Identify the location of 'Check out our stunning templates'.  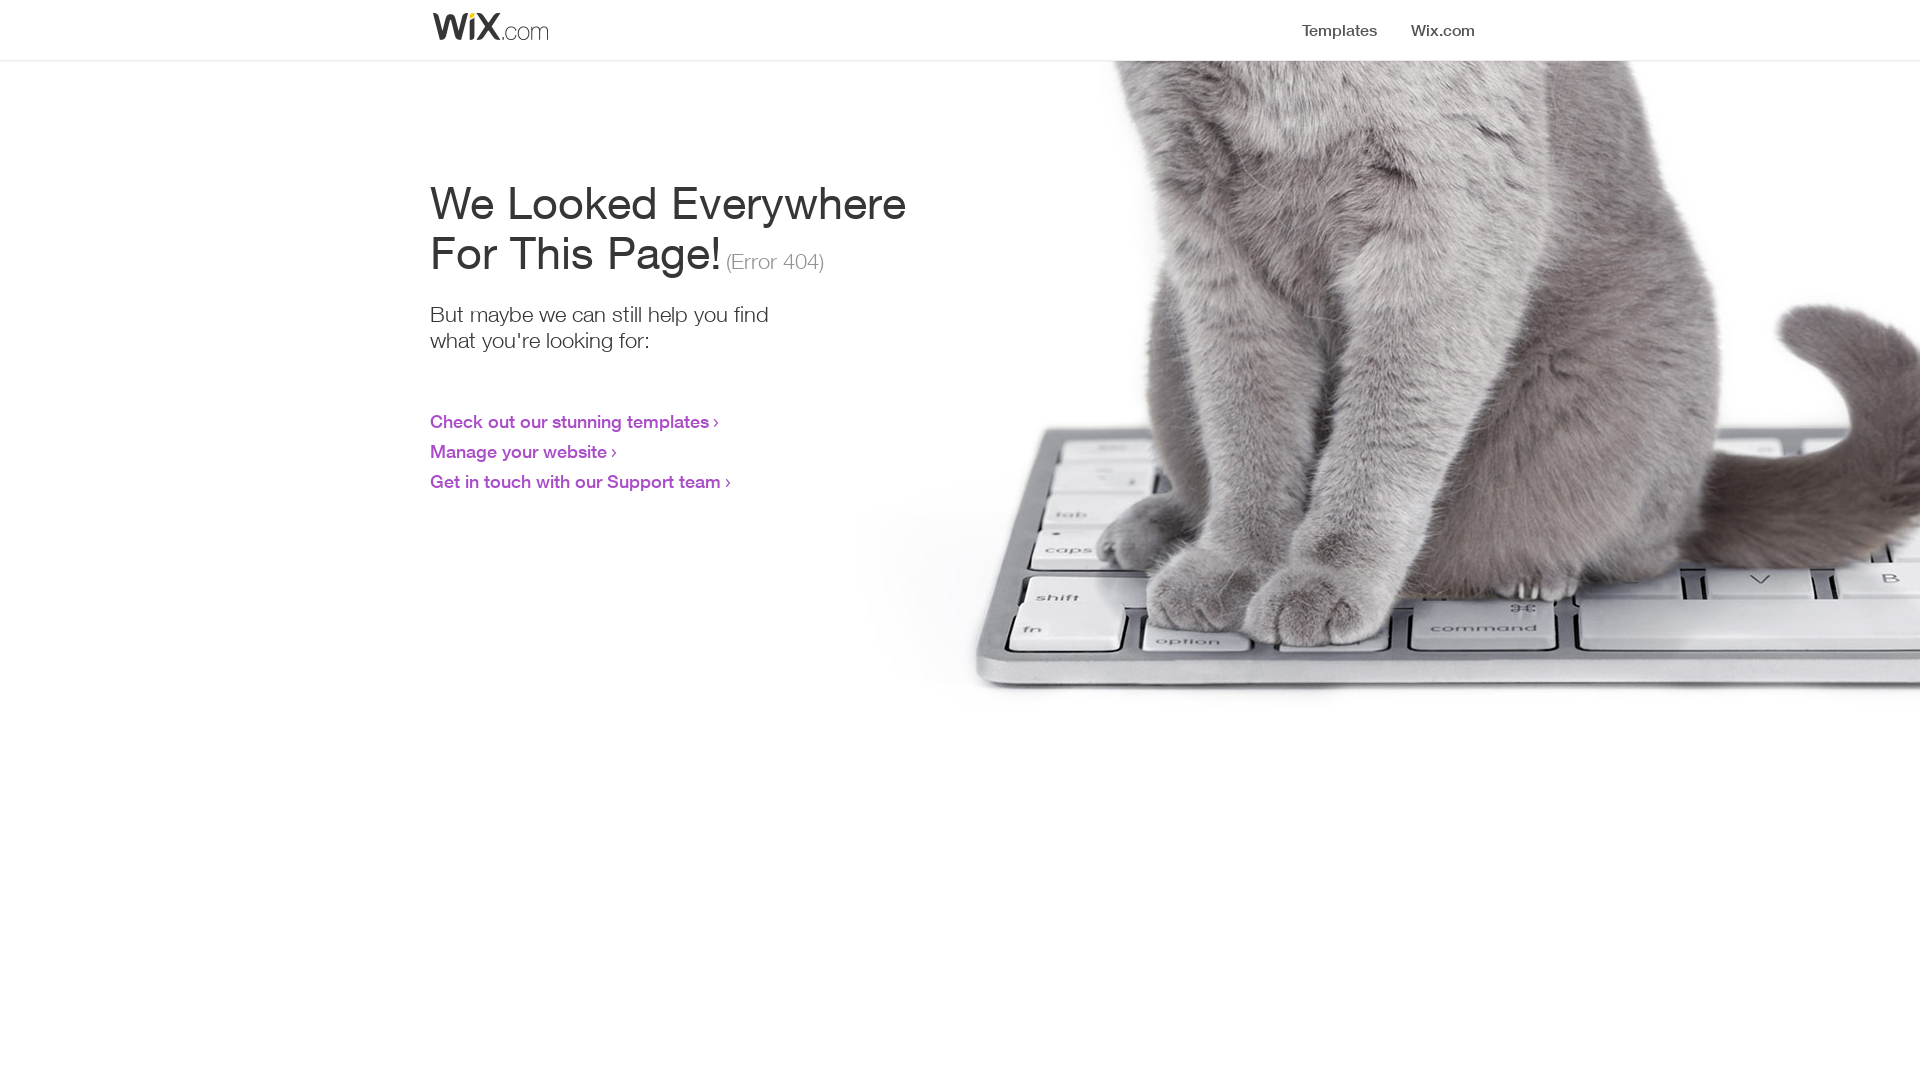
(568, 419).